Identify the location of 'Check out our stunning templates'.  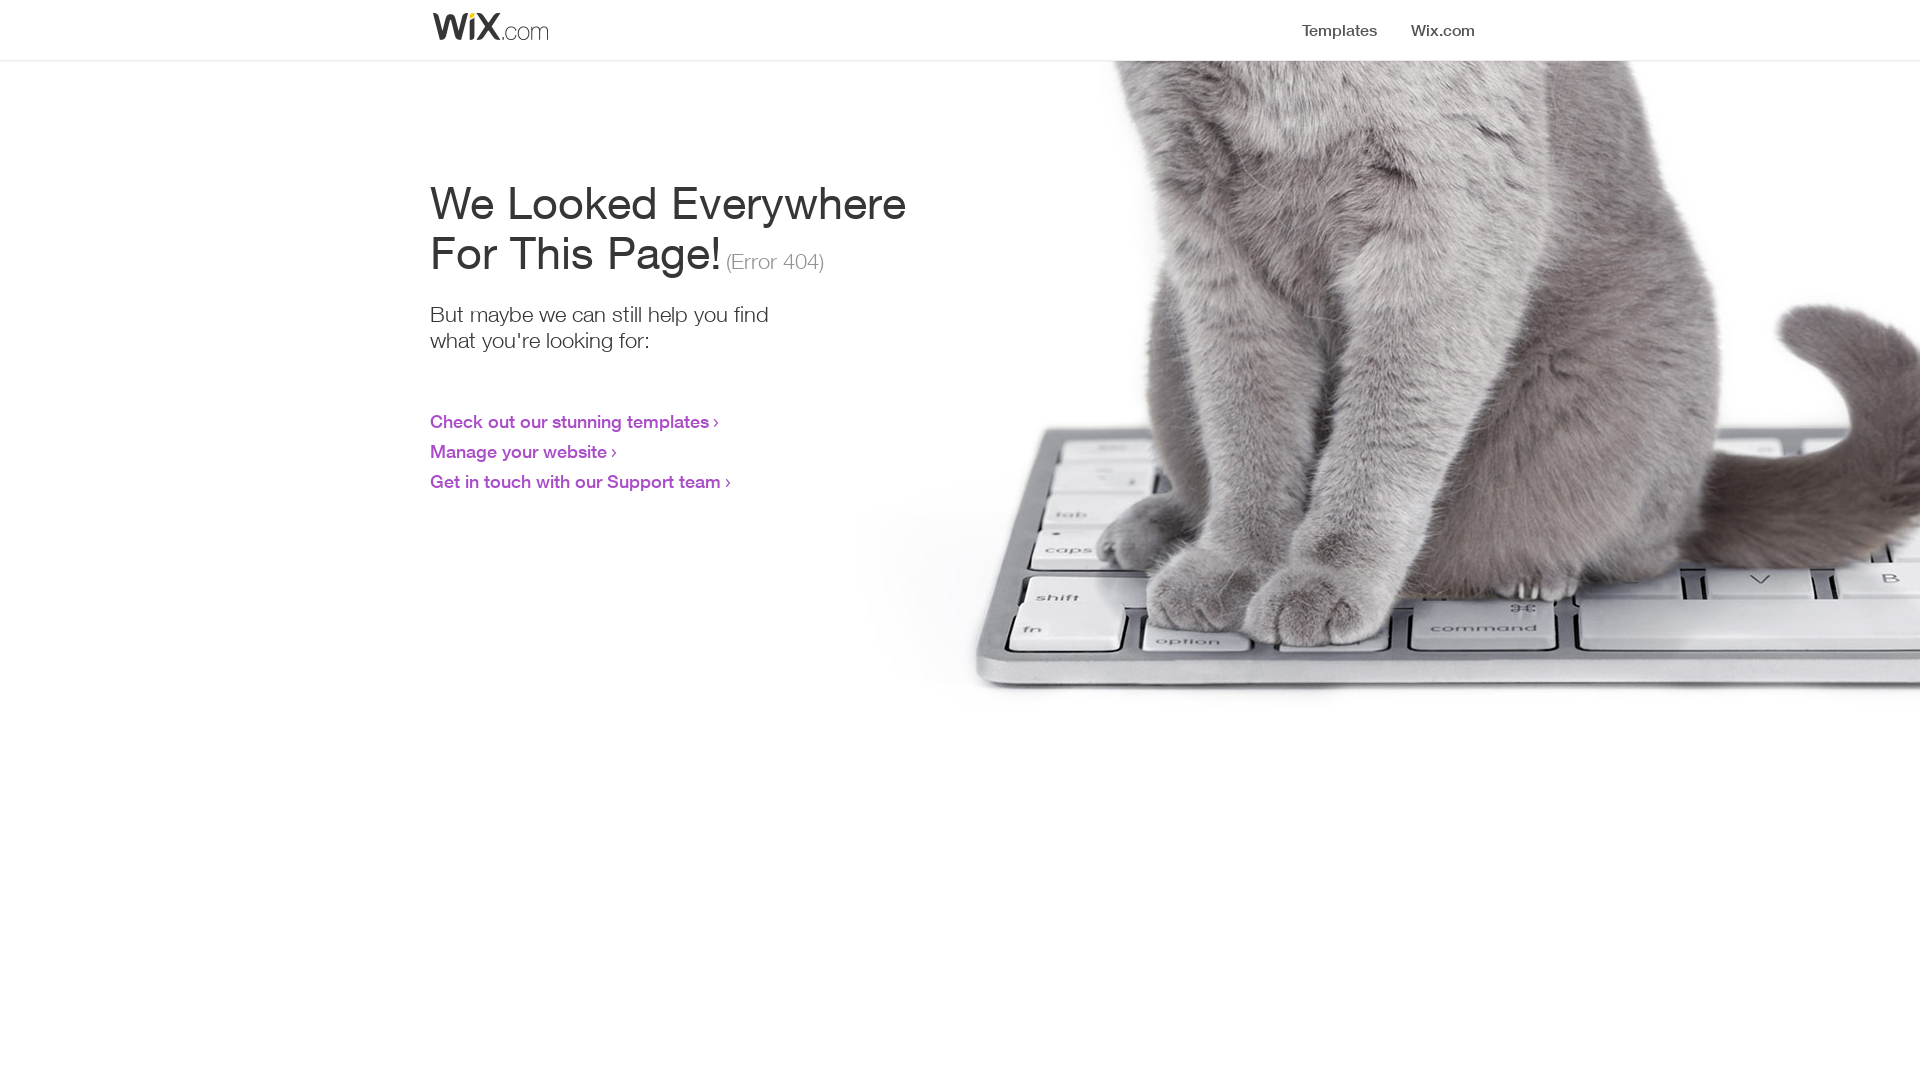
(568, 419).